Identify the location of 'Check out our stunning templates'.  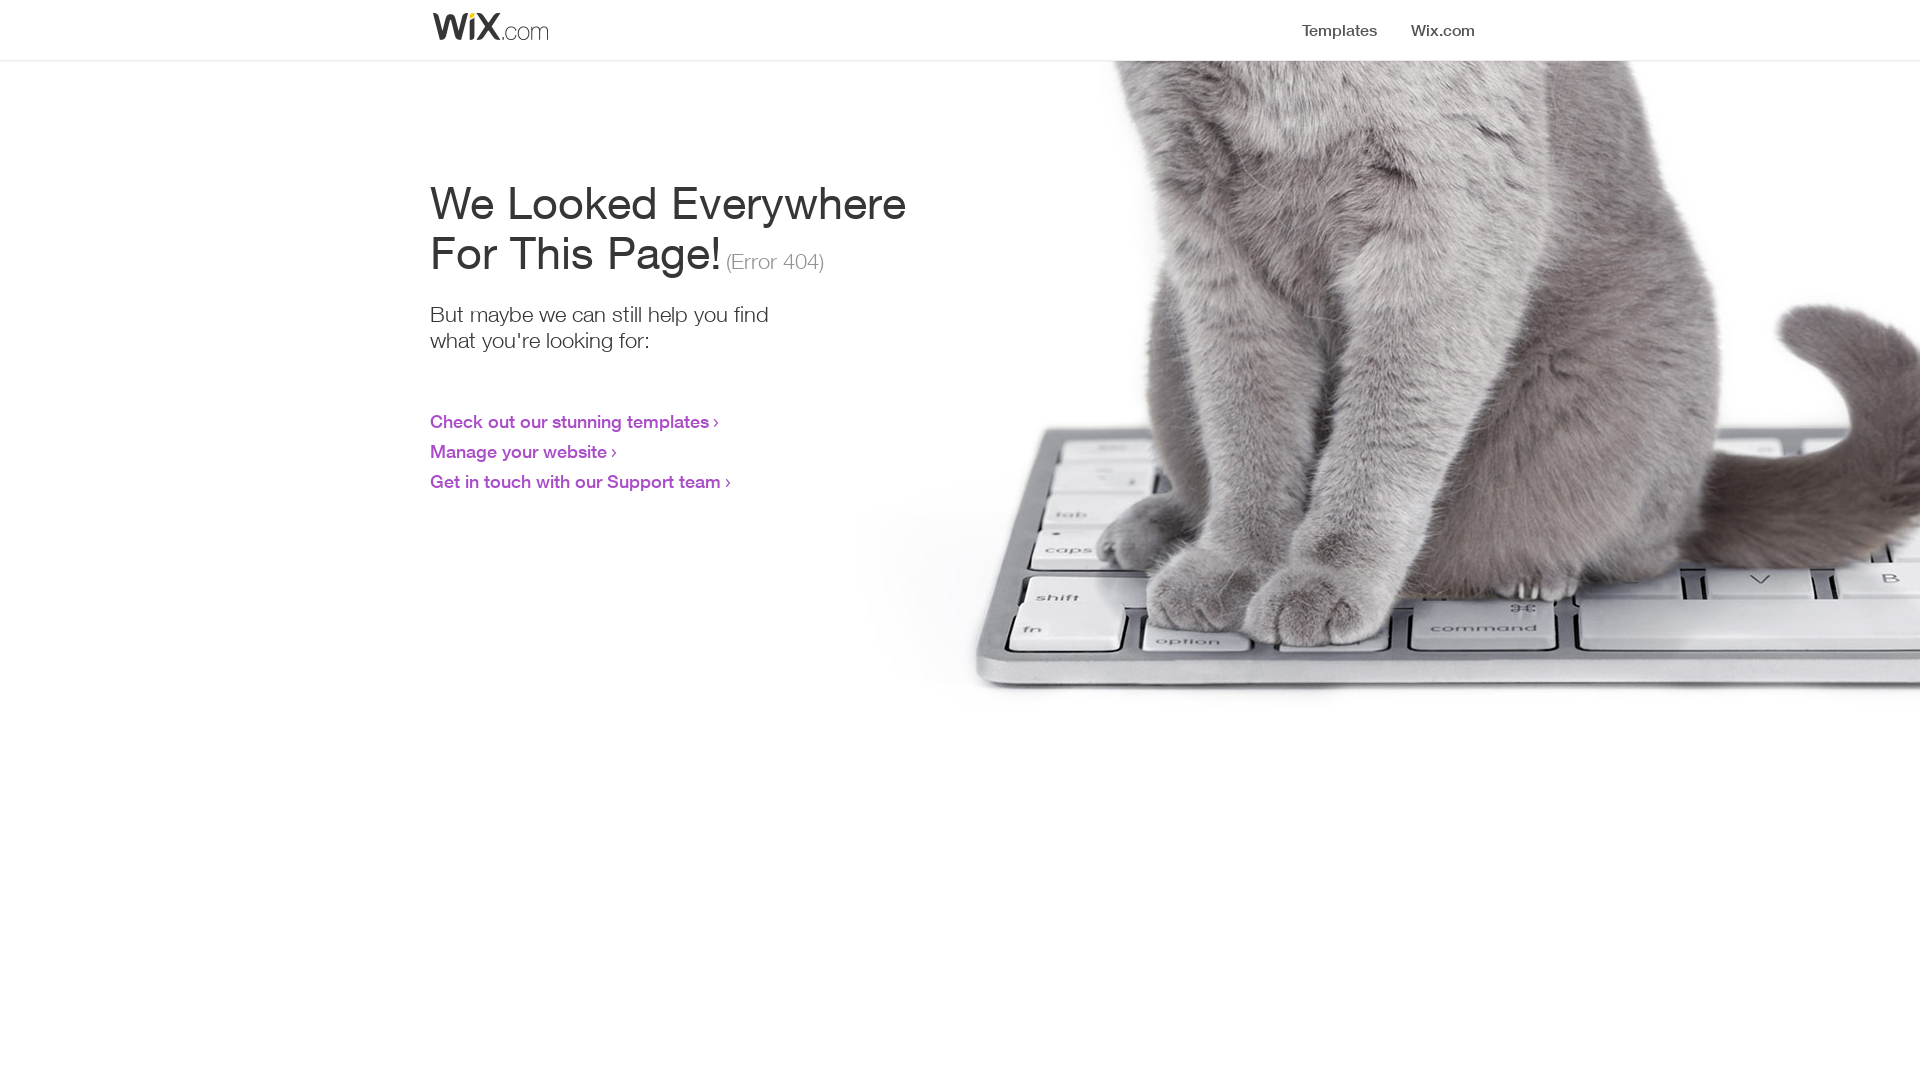
(568, 419).